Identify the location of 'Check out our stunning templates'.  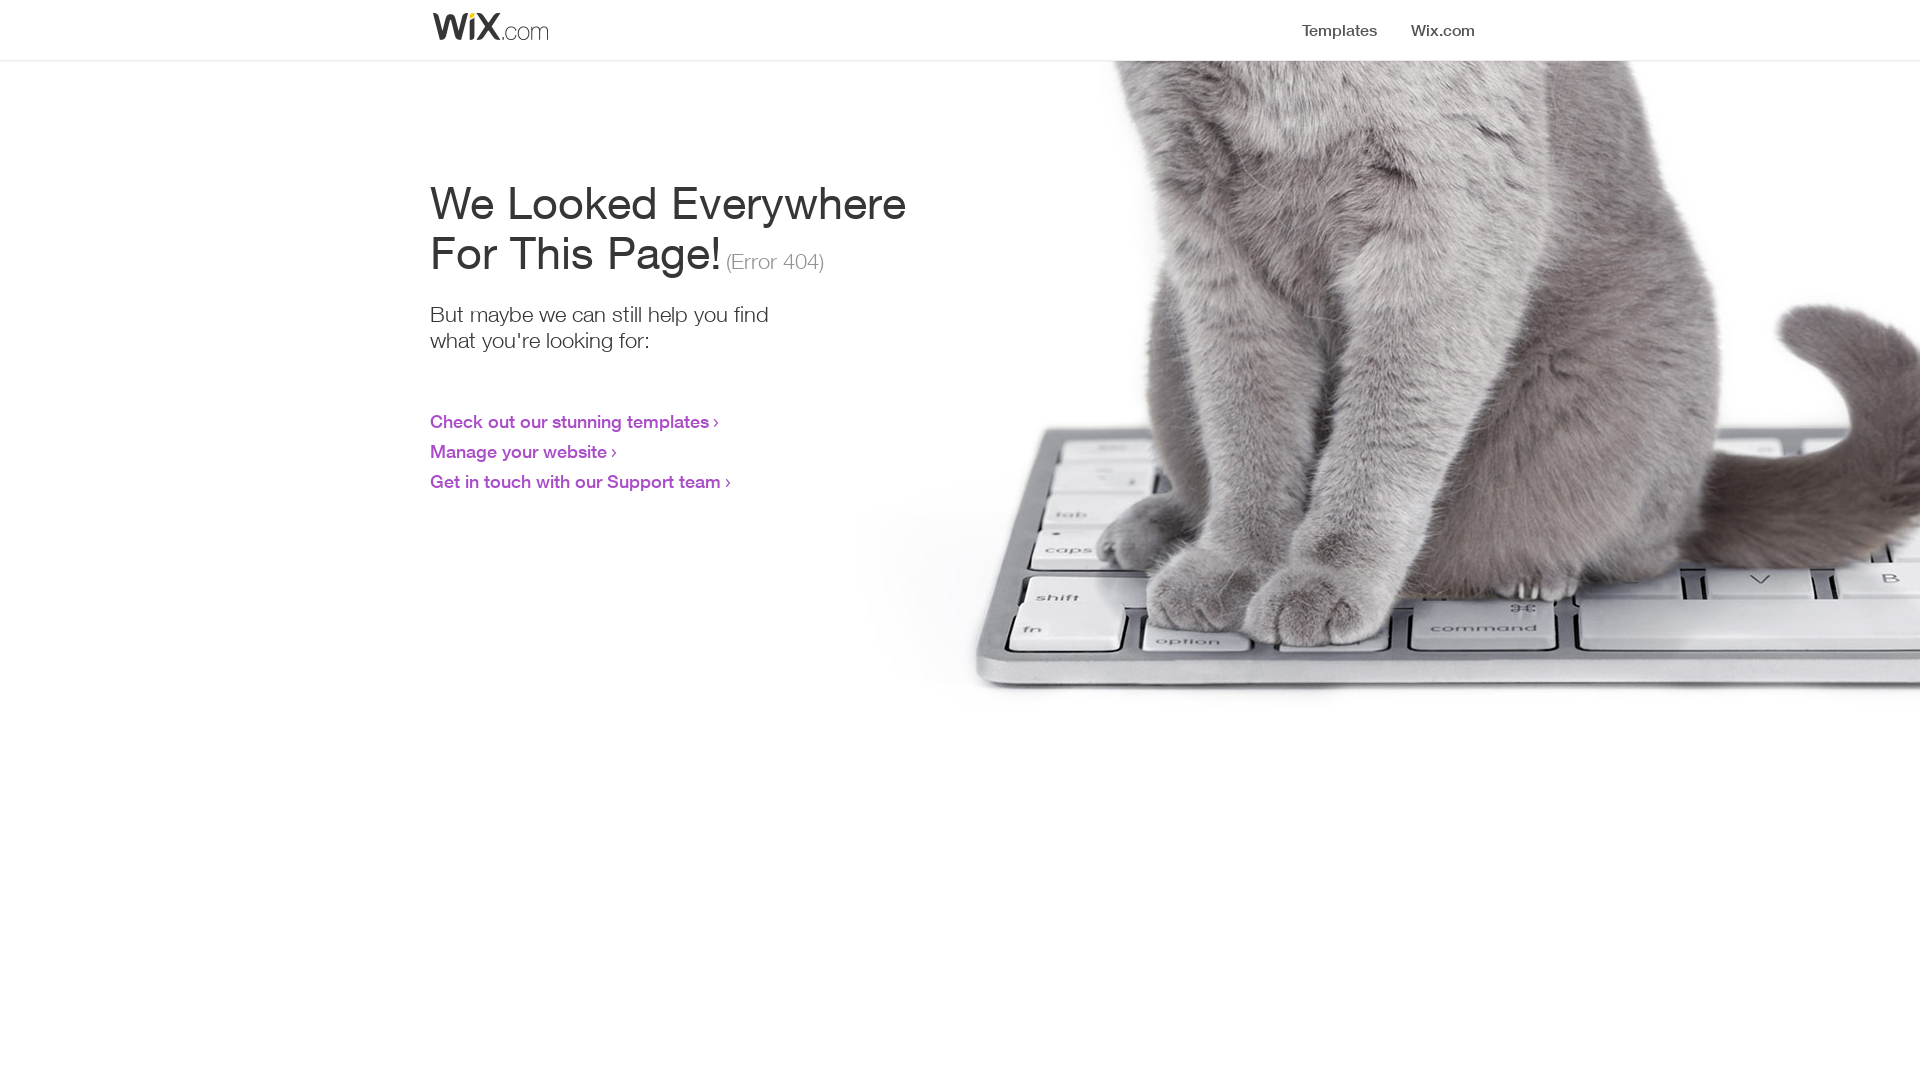
(568, 419).